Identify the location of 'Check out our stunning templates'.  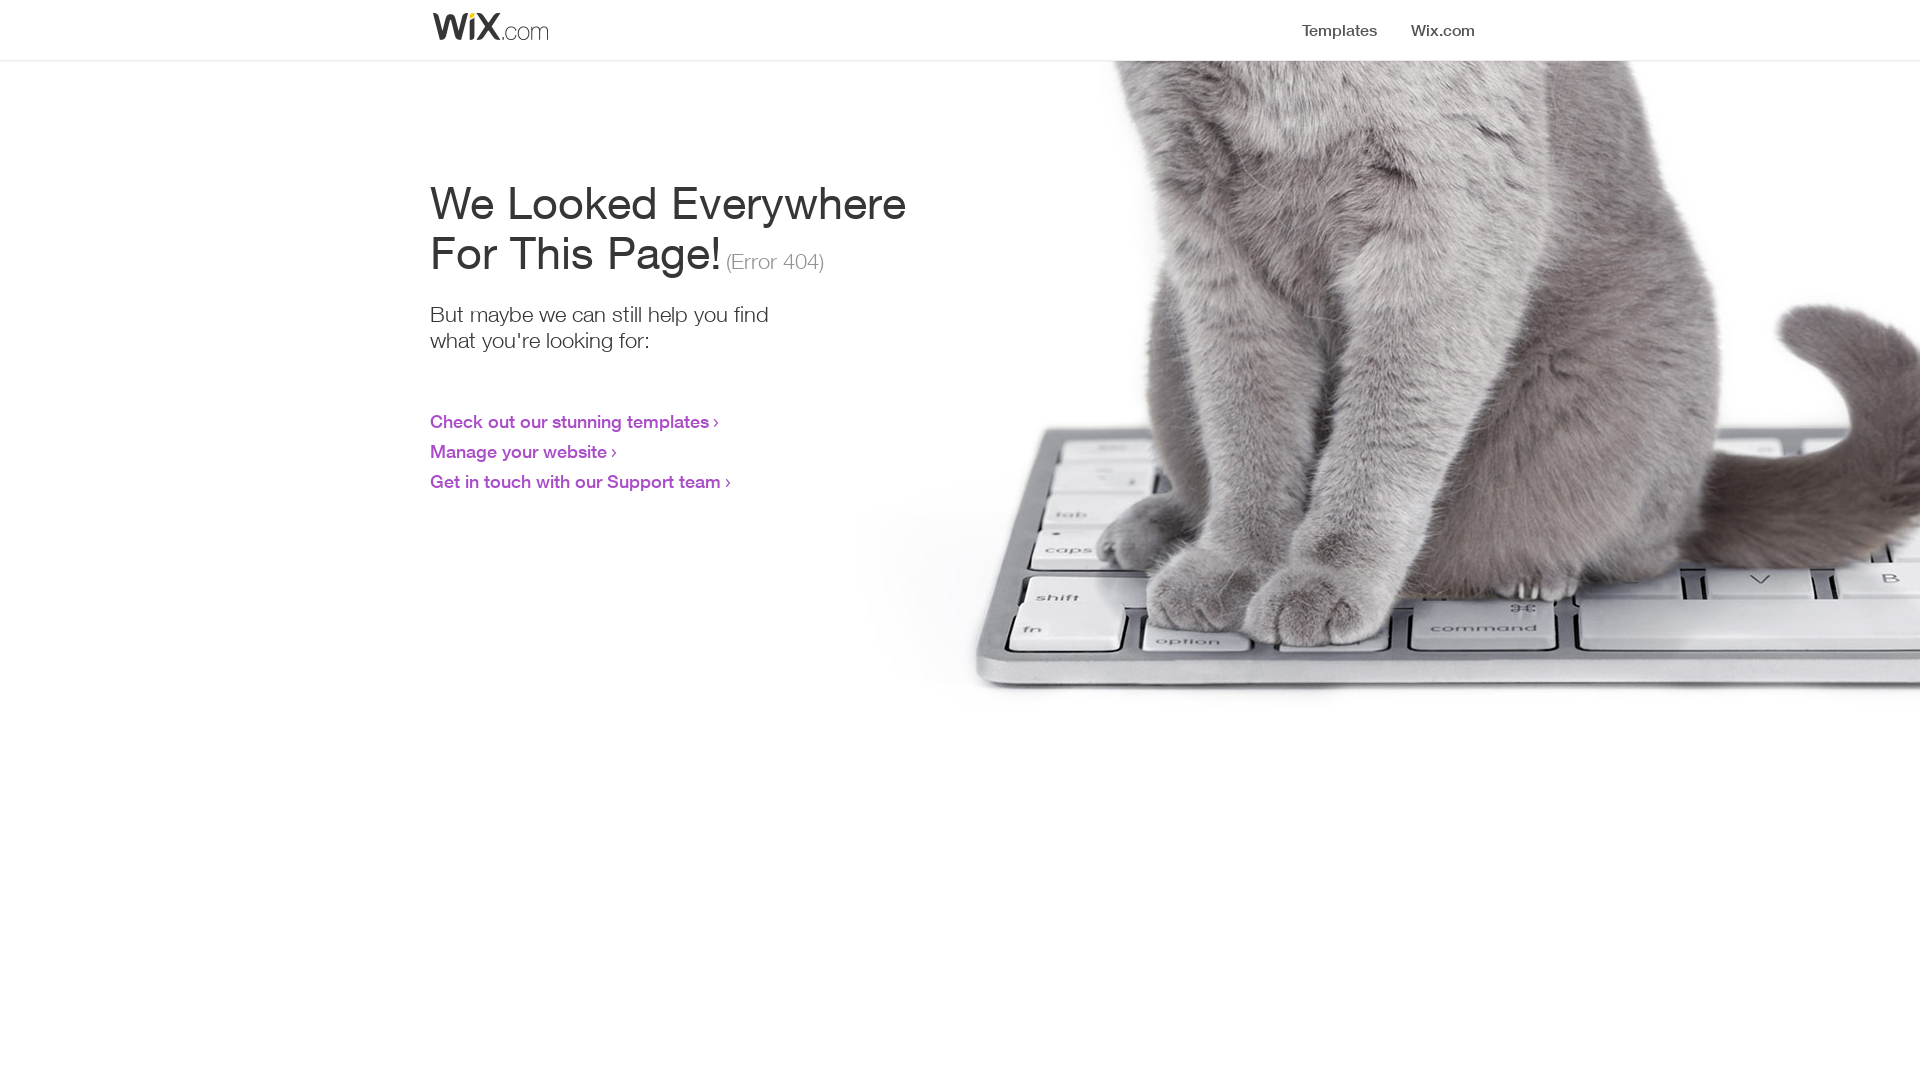
(568, 419).